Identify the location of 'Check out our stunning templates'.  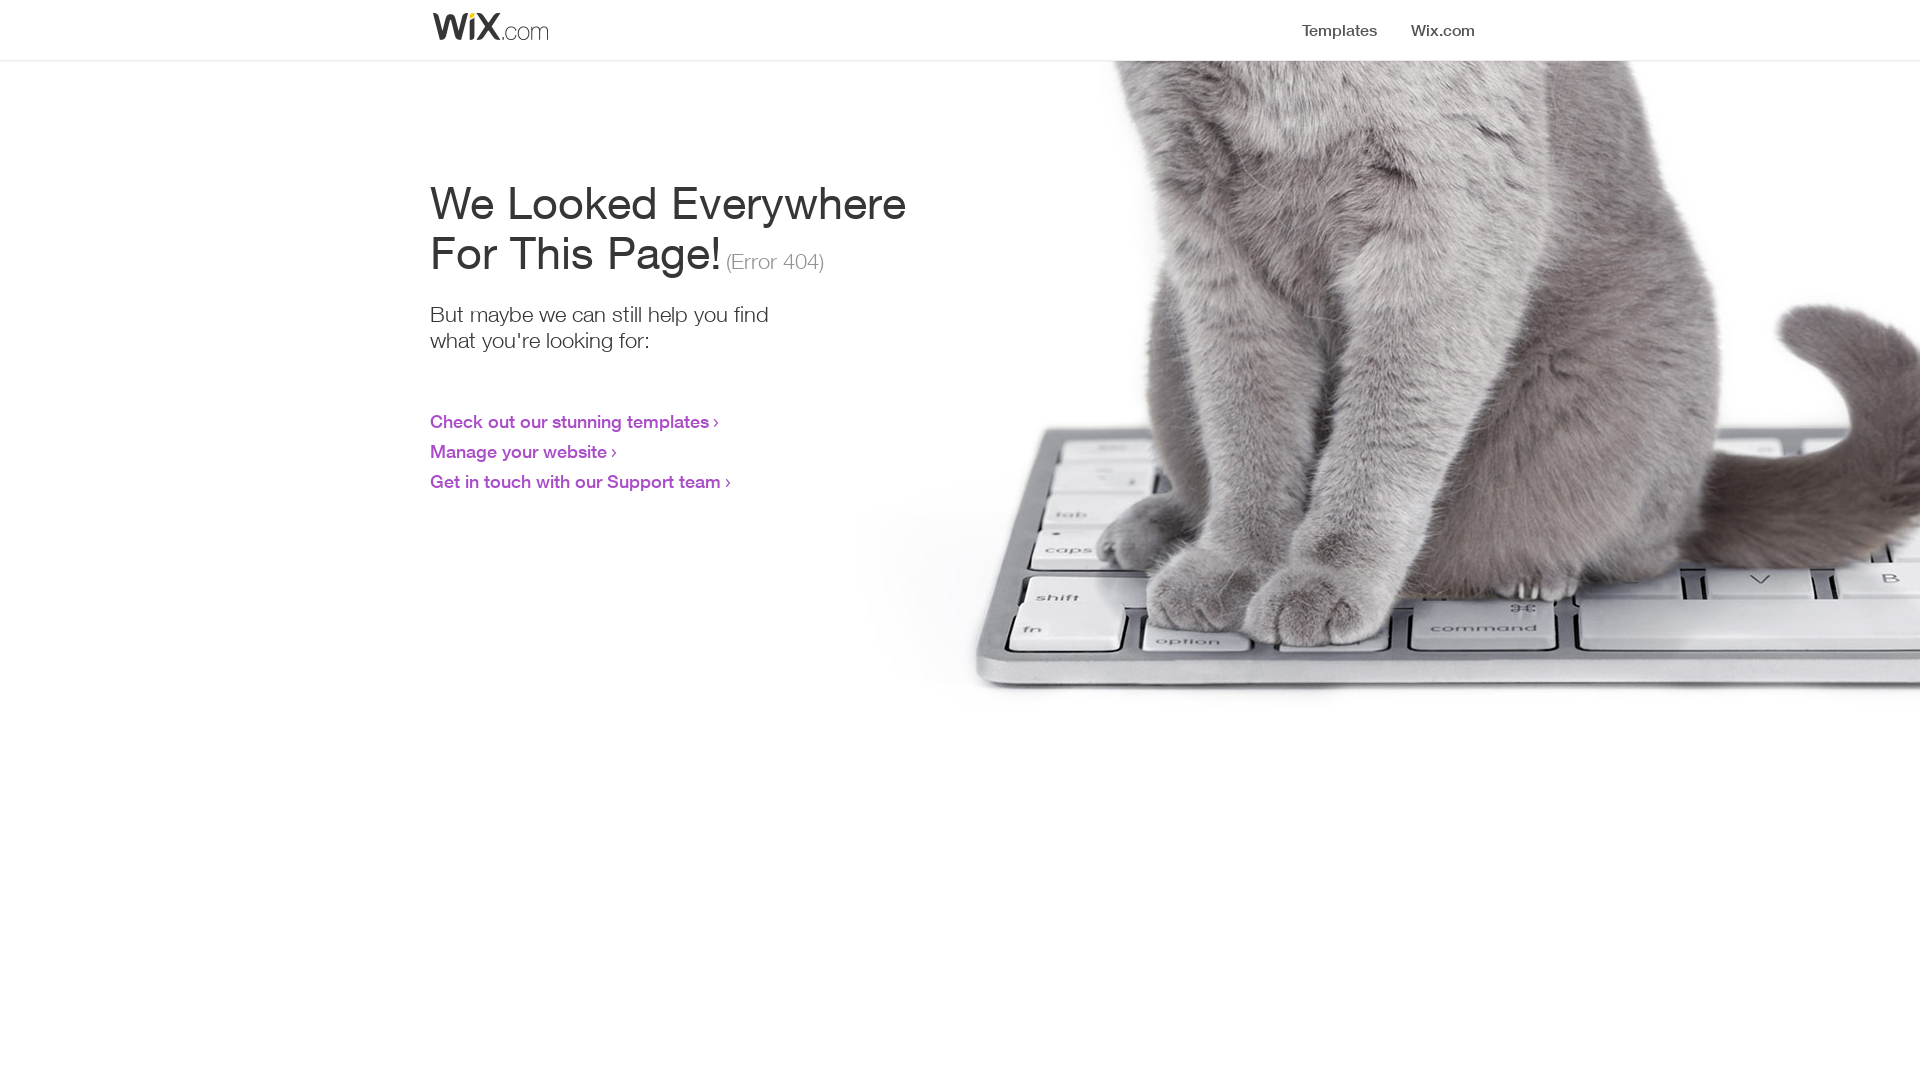
(568, 419).